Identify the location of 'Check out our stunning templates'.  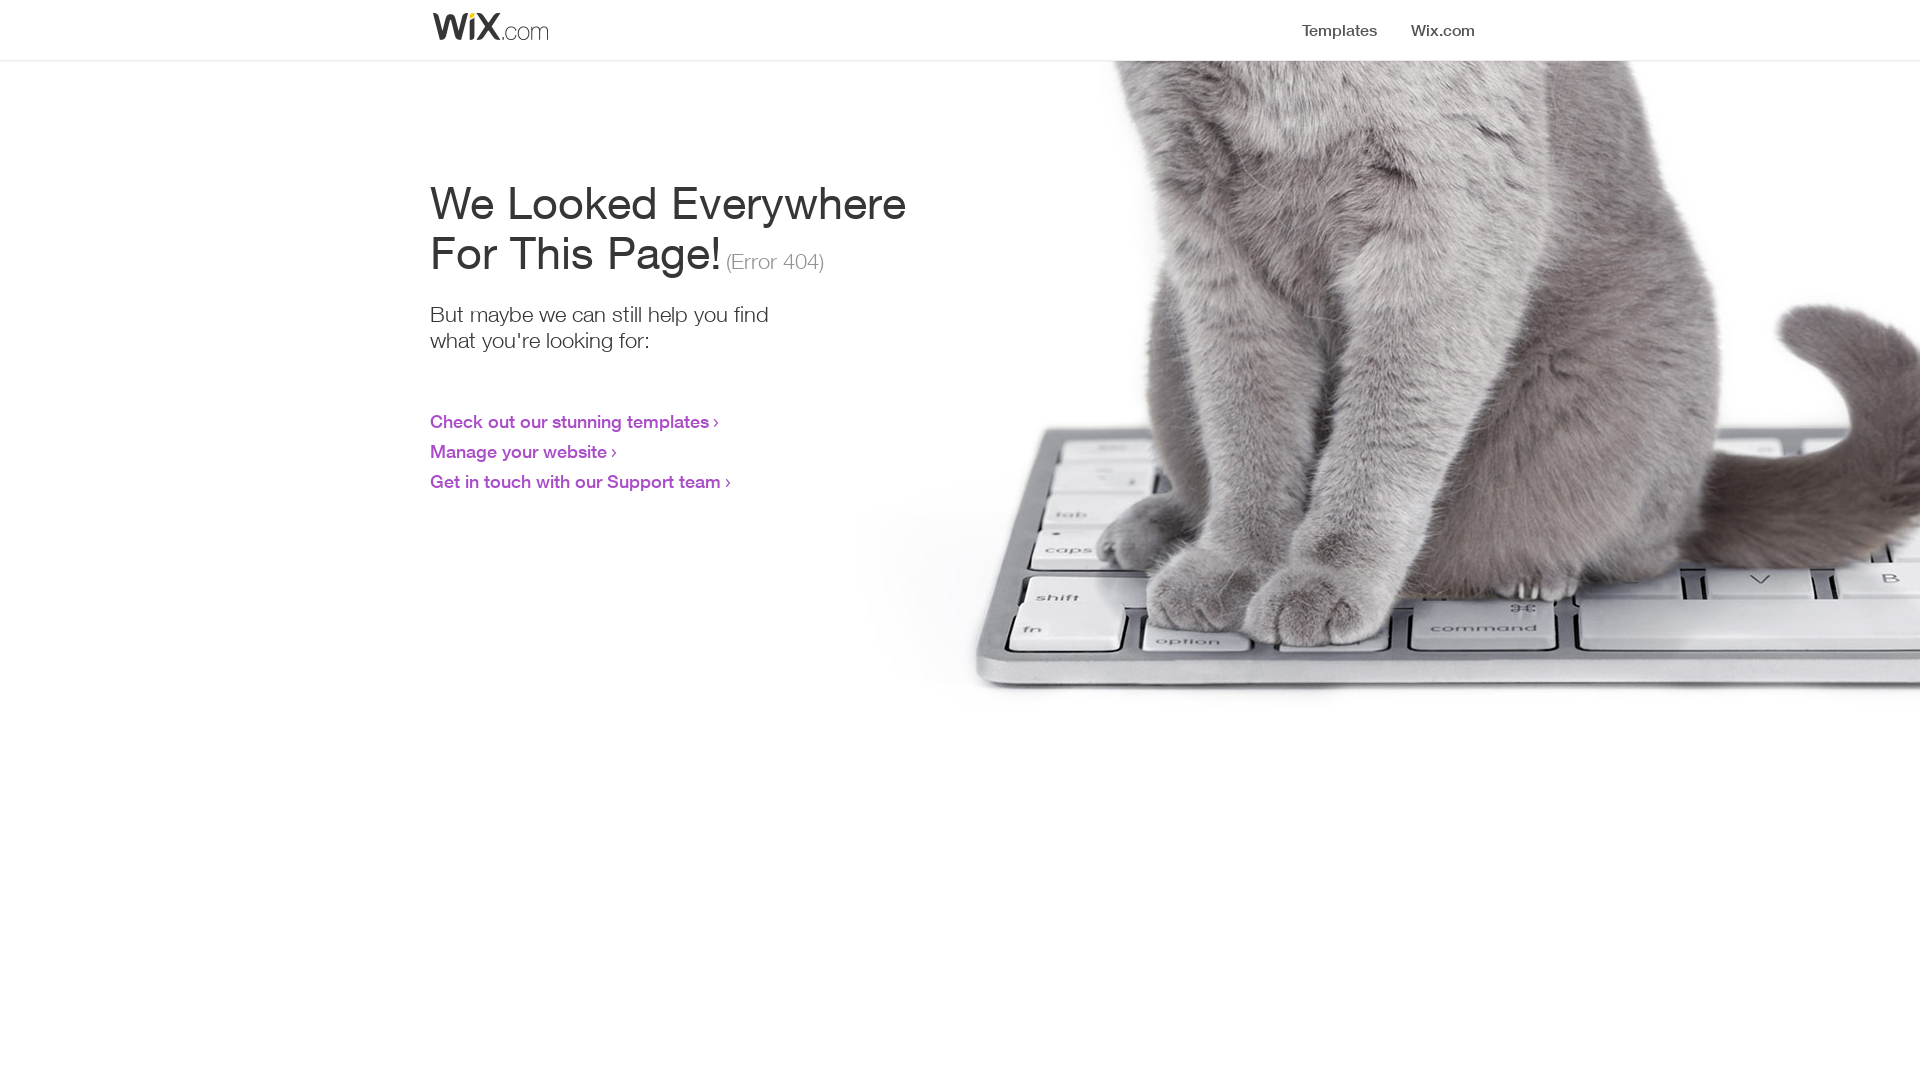
(568, 419).